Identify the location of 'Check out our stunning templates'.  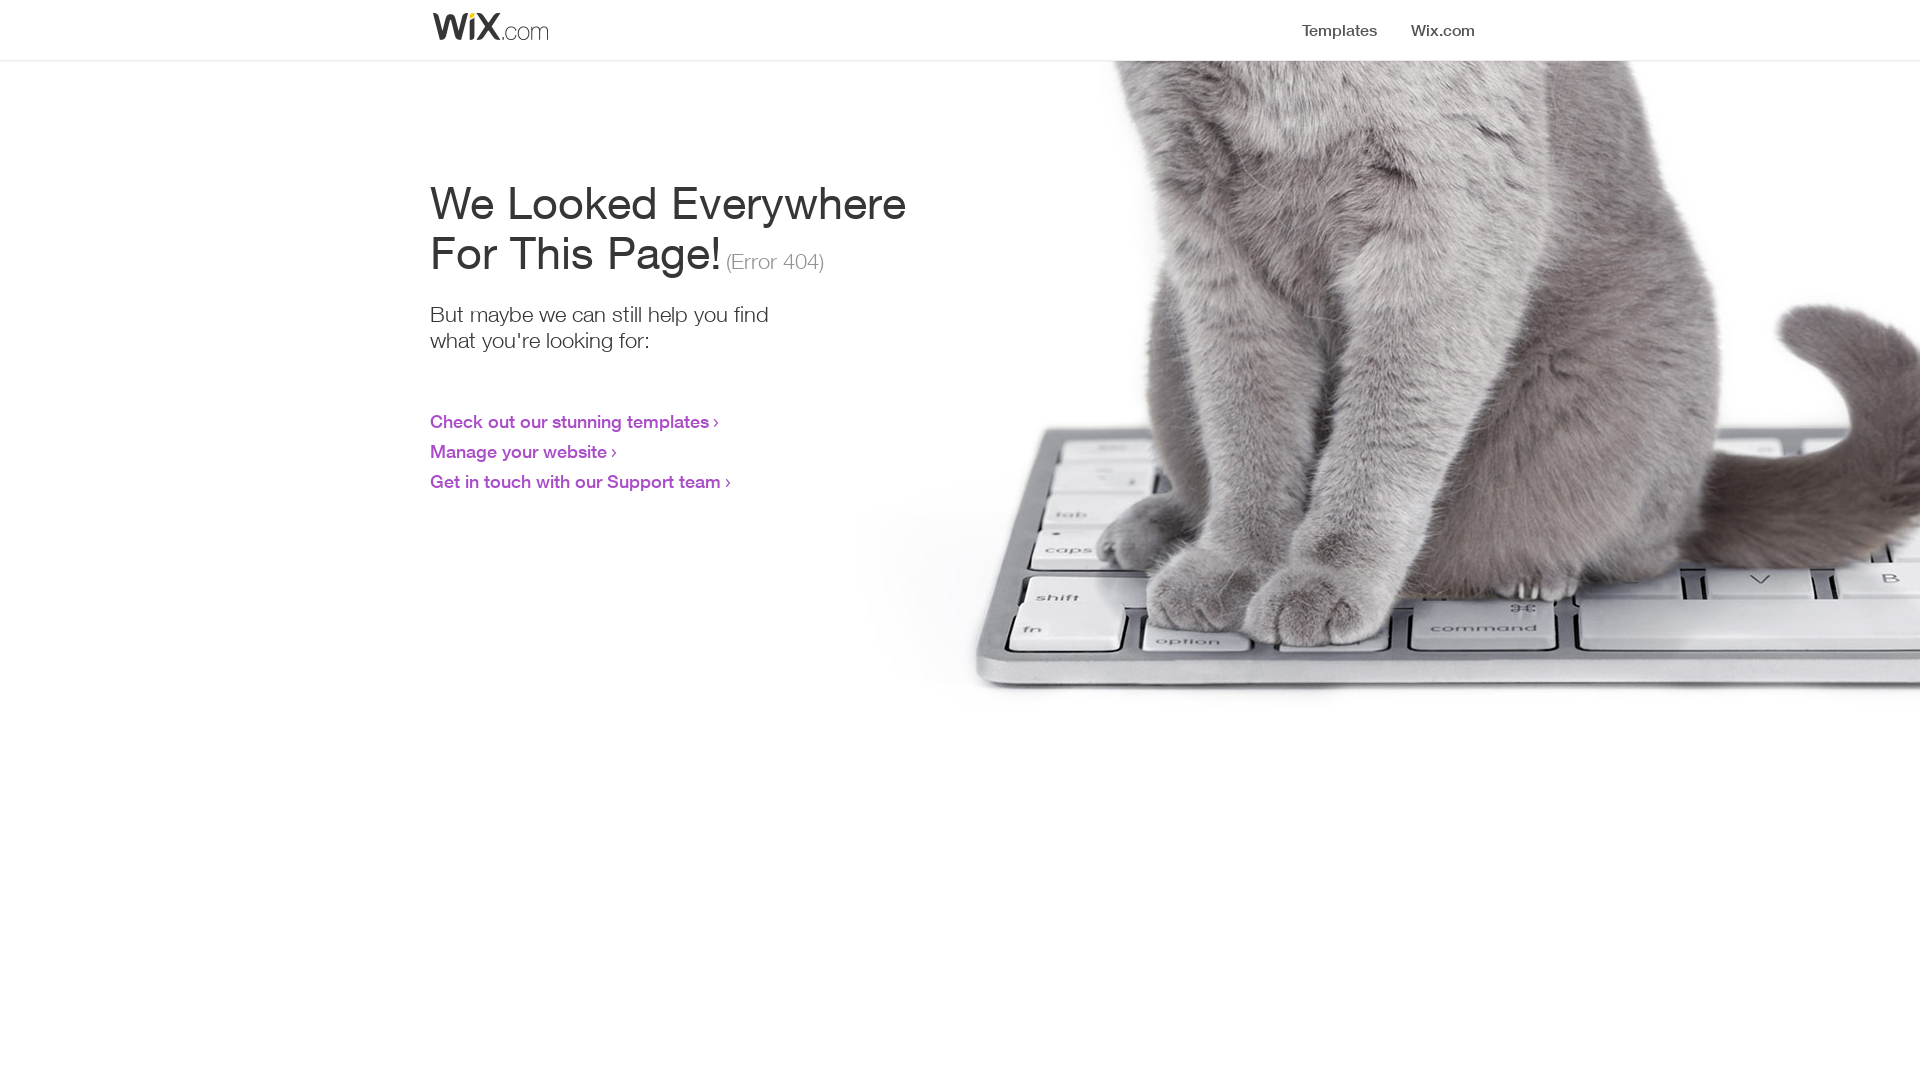
(568, 419).